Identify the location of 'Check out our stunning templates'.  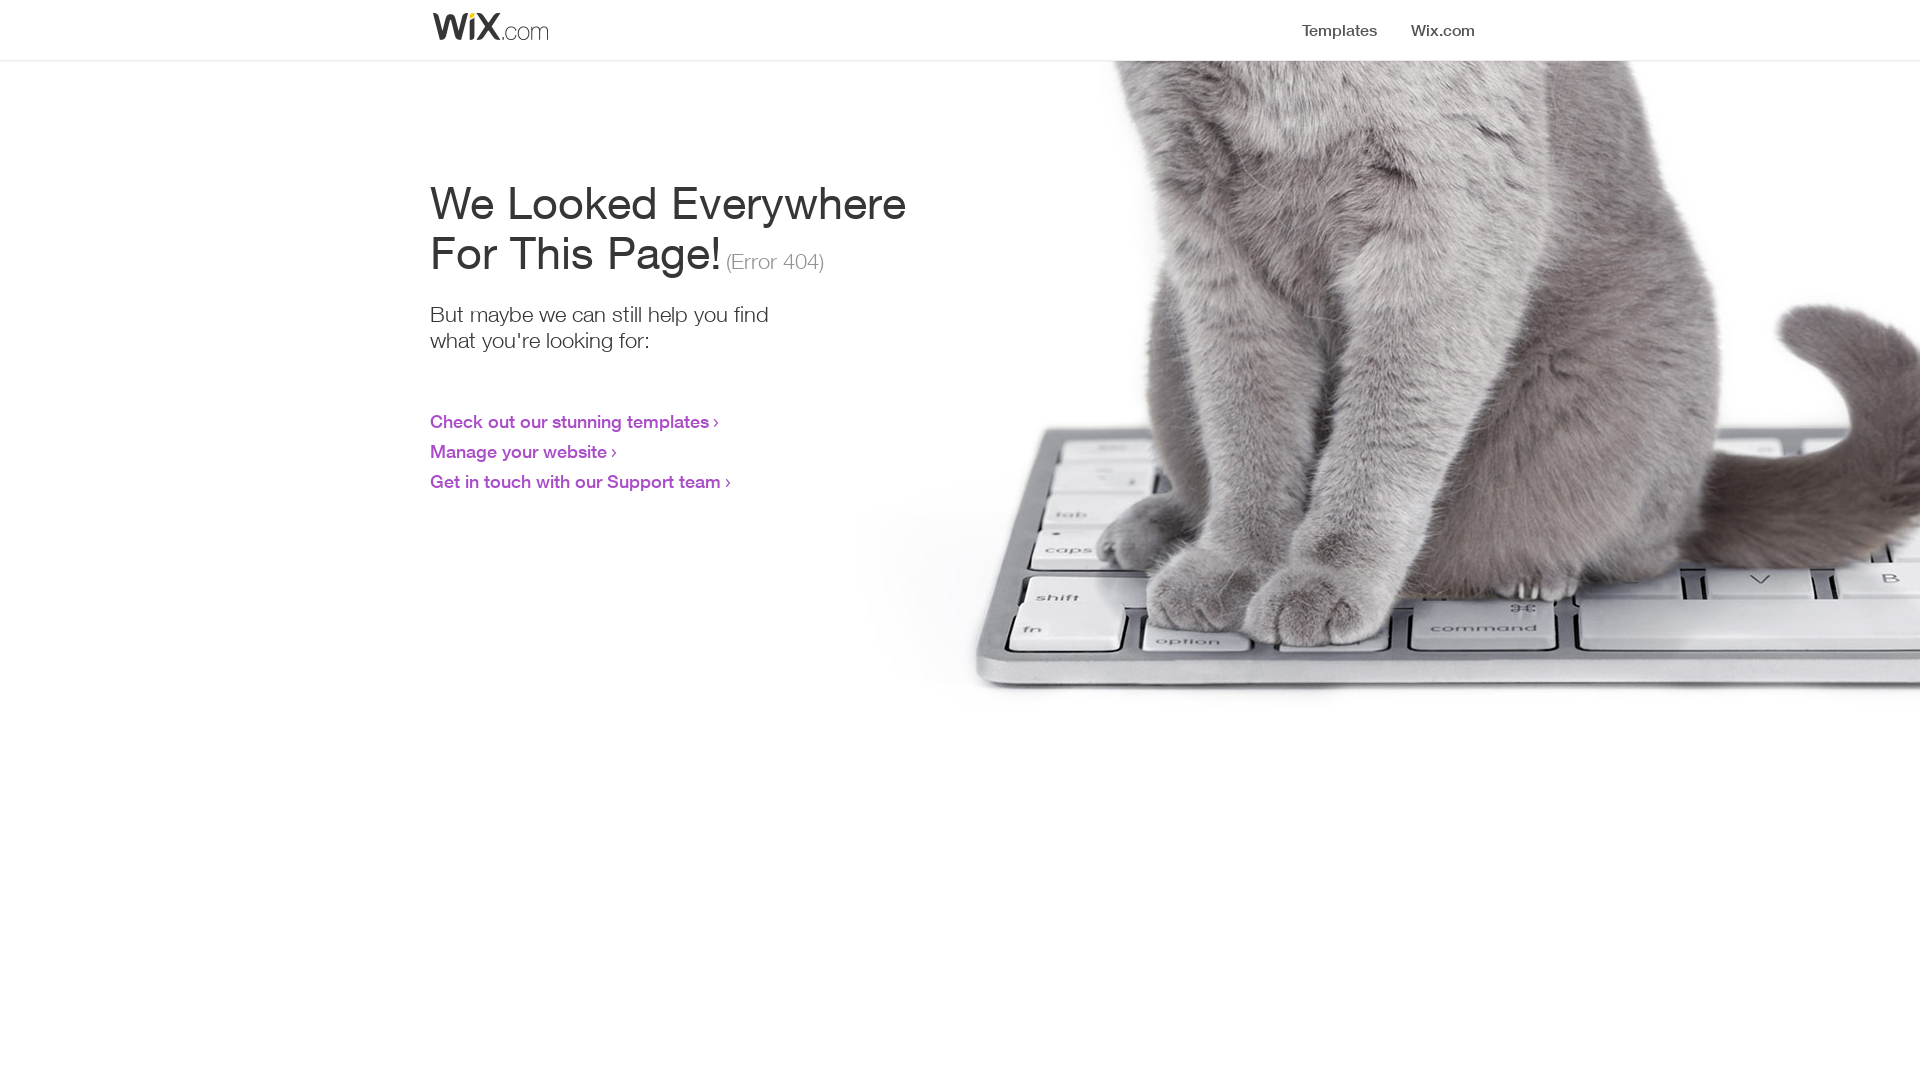
(568, 419).